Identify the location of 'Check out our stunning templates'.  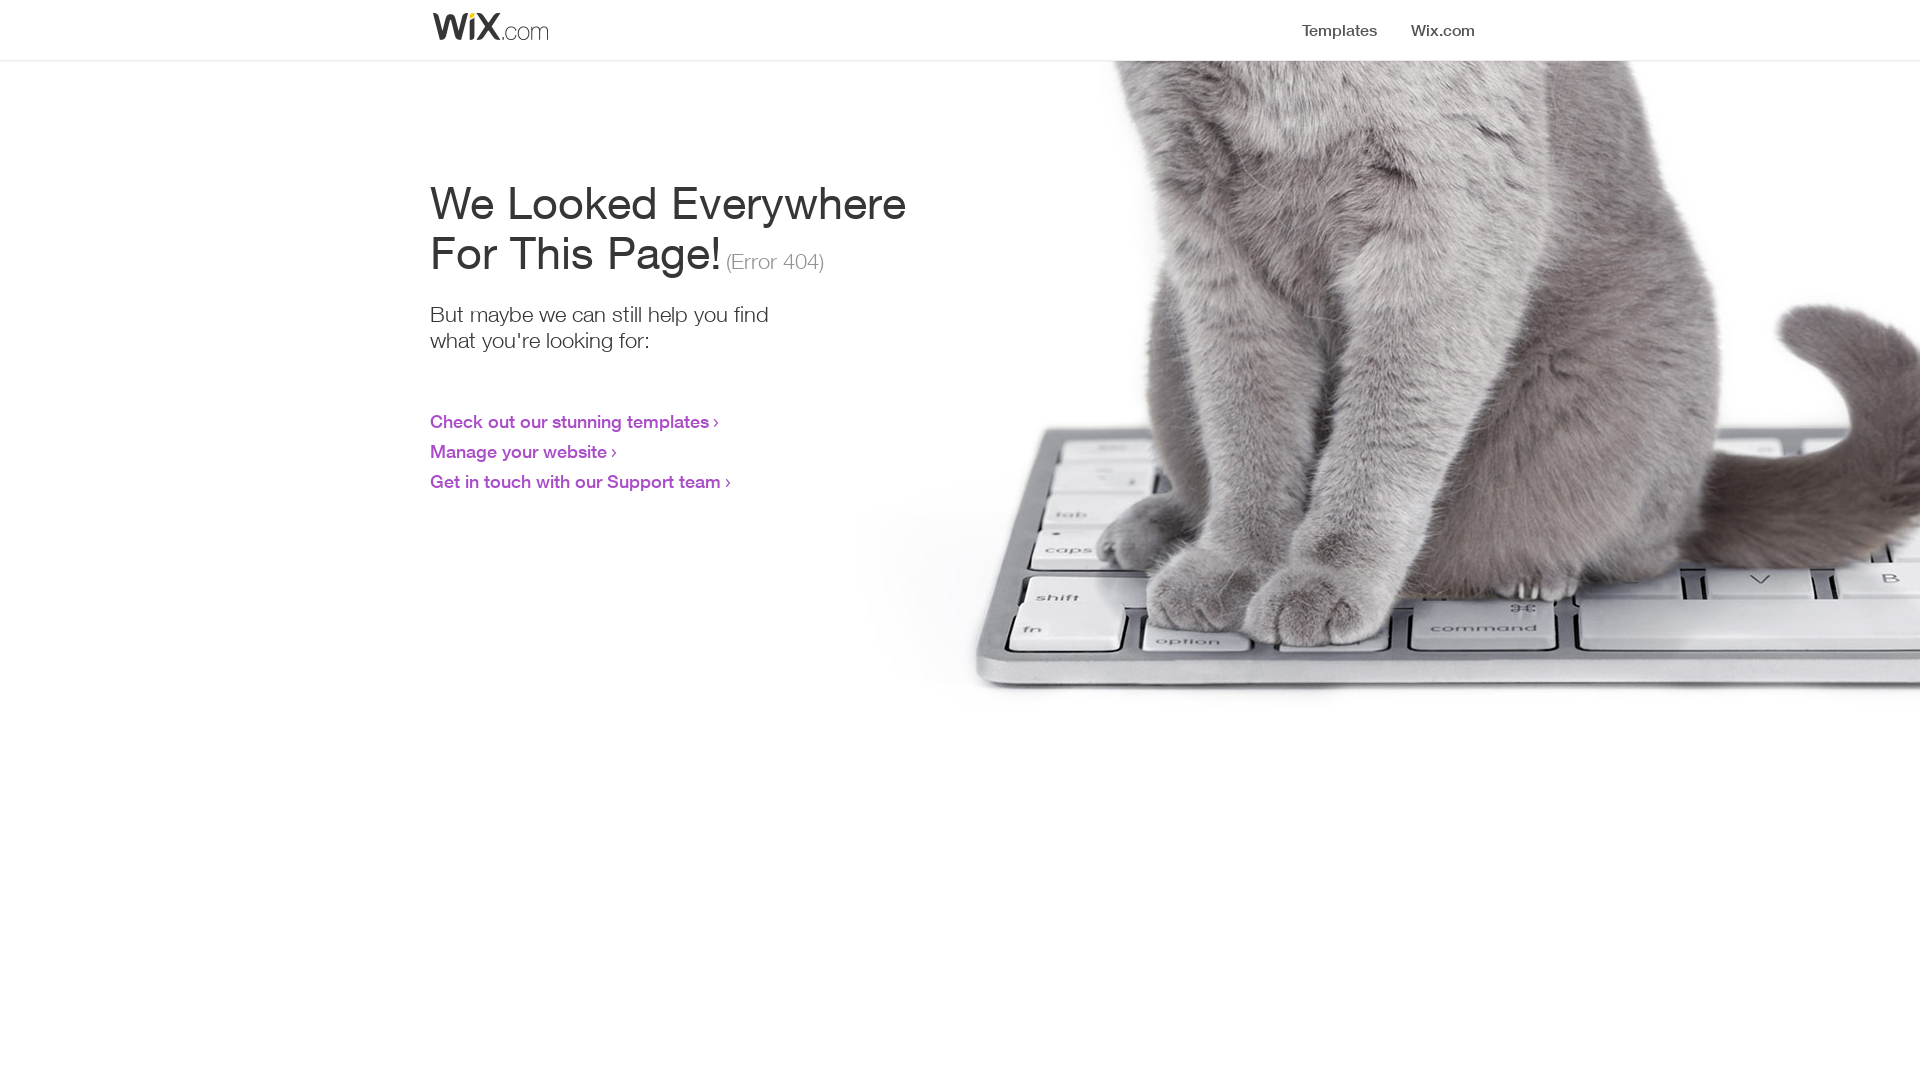
(568, 419).